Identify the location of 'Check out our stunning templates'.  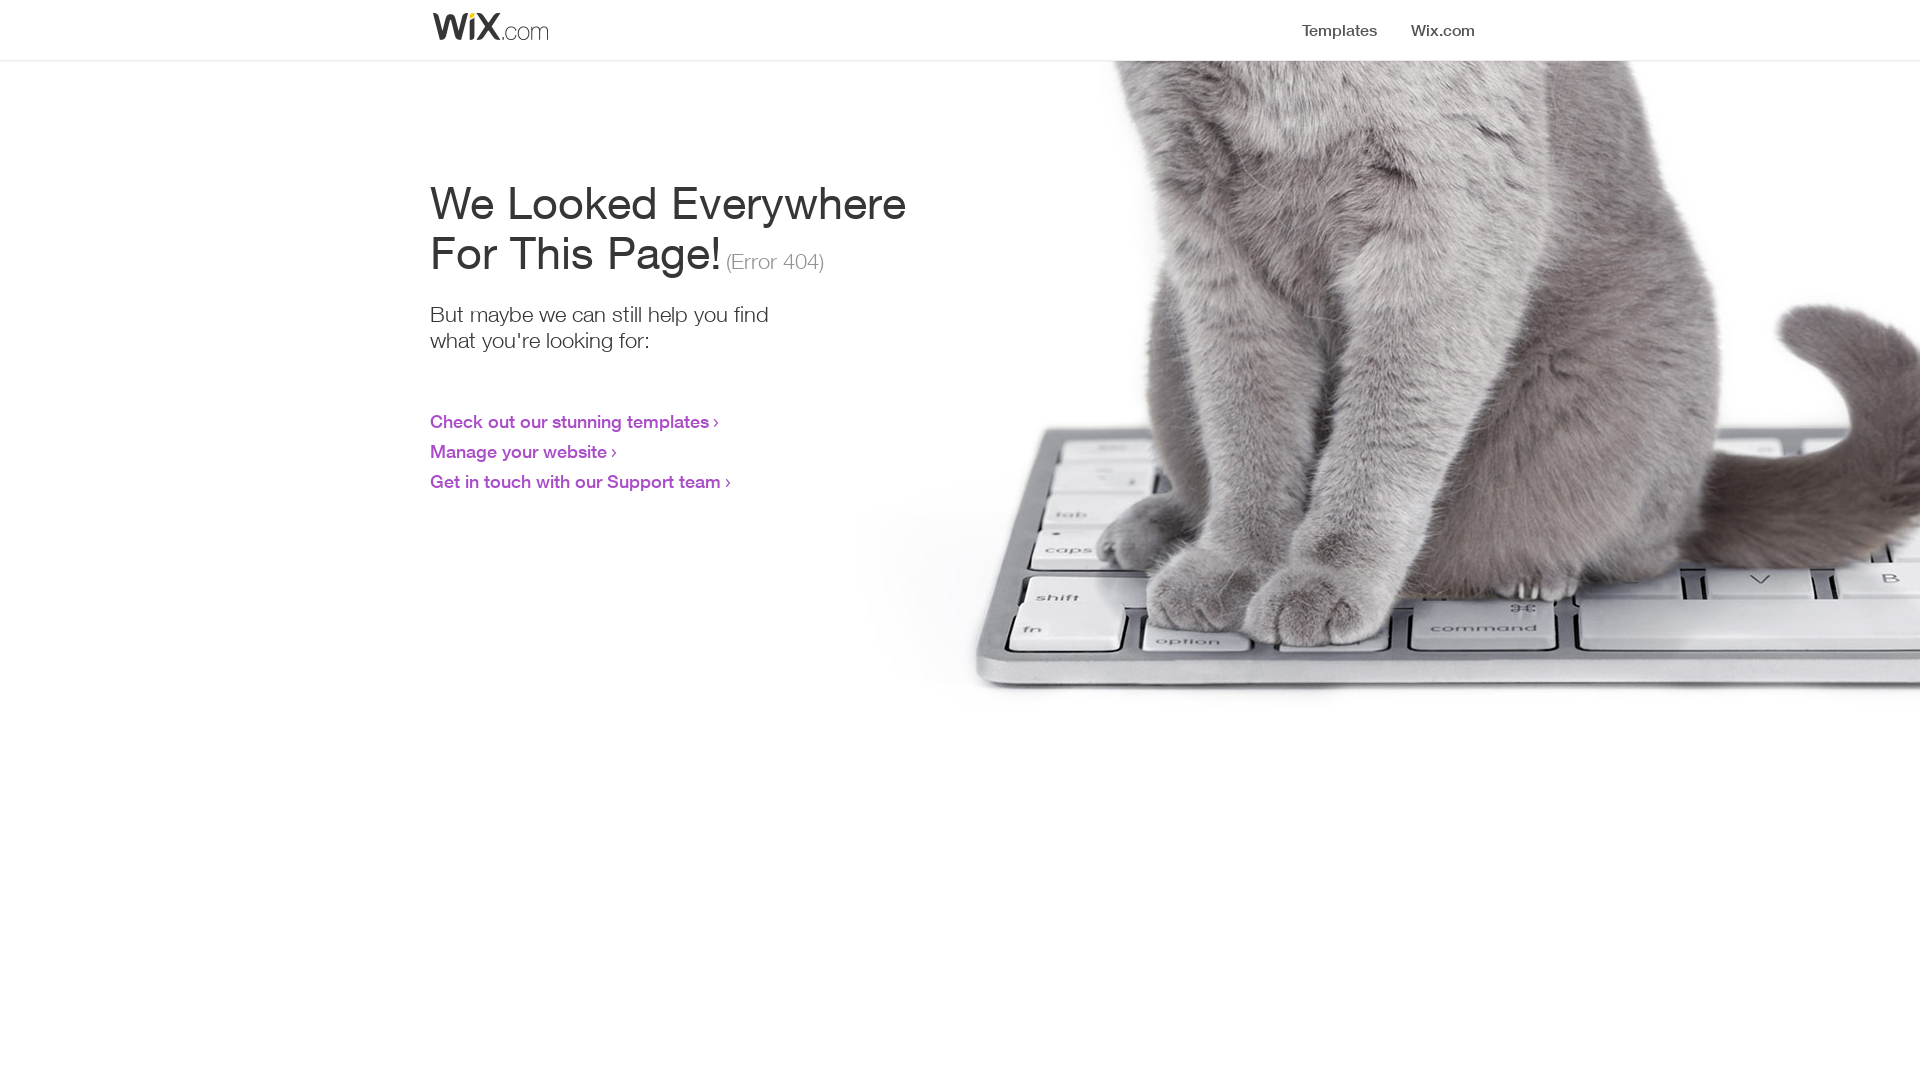
(568, 419).